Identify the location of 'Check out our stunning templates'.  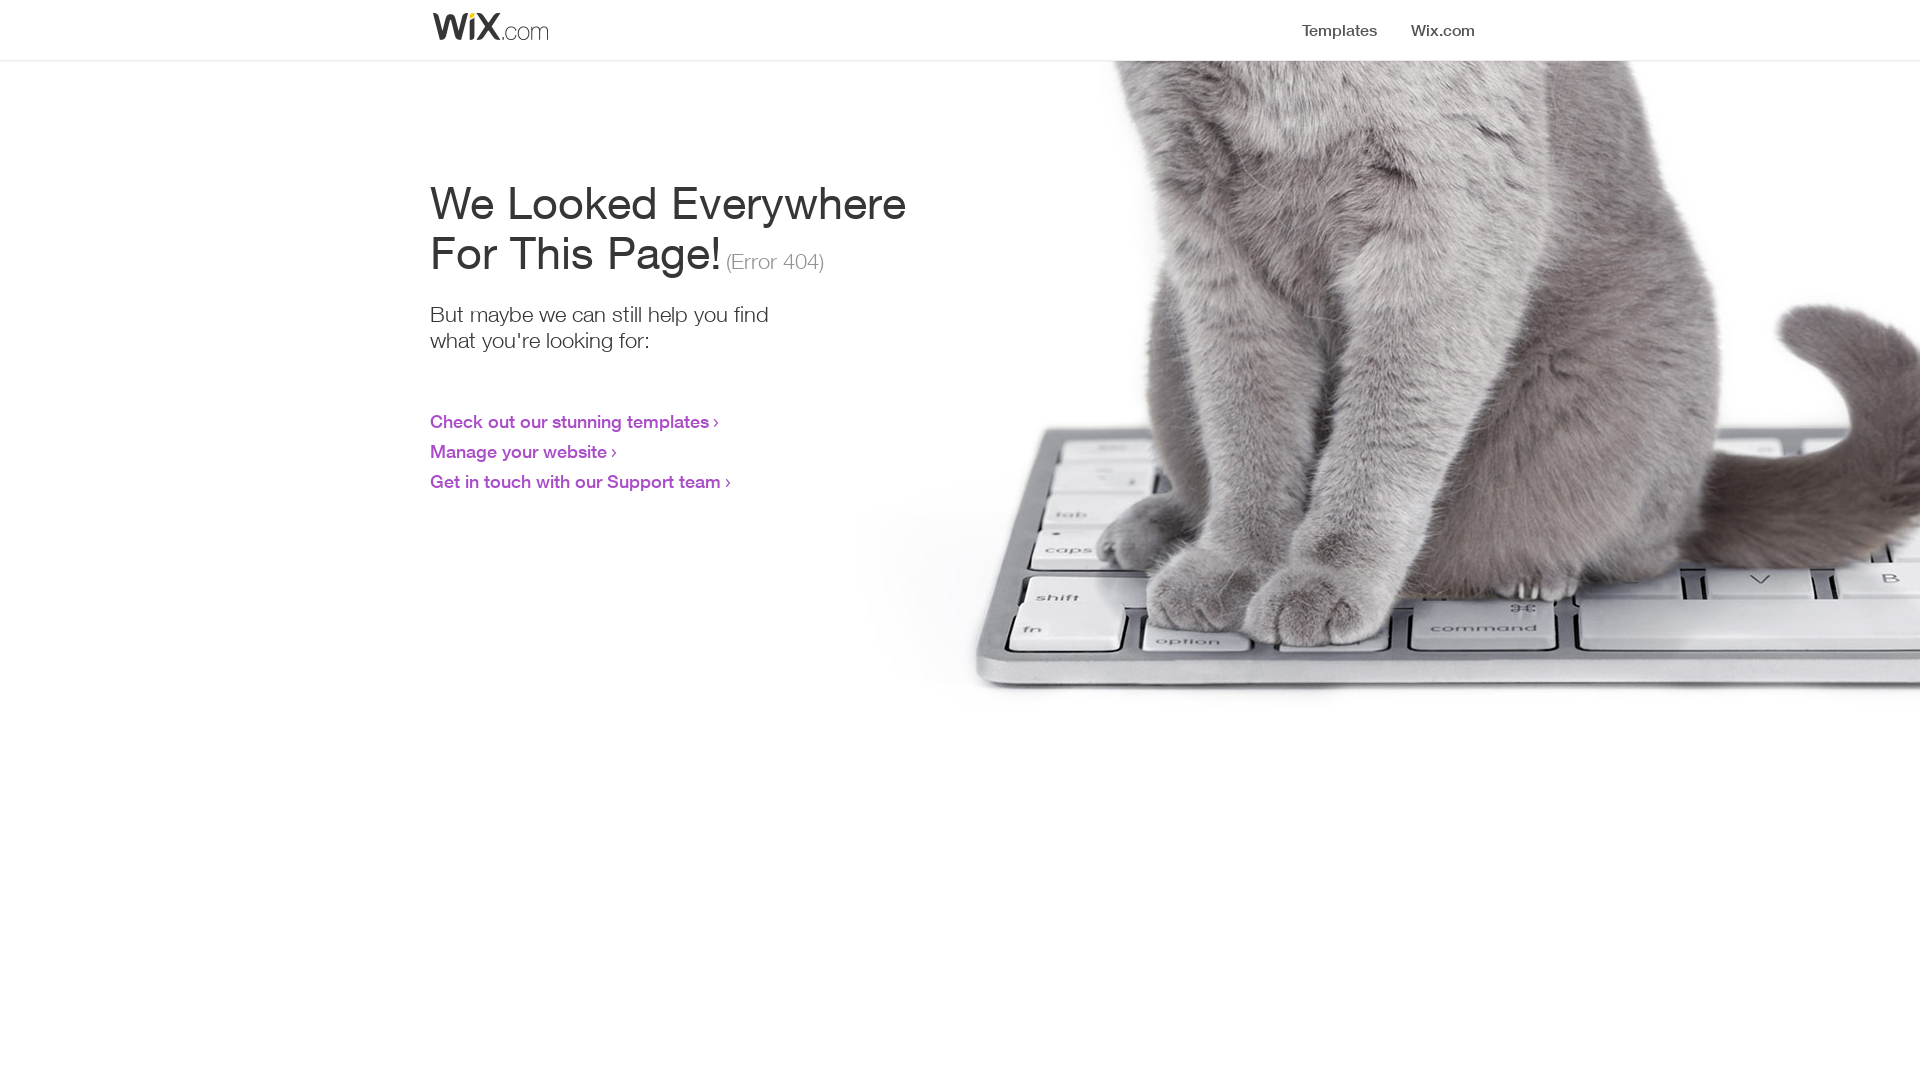
(568, 419).